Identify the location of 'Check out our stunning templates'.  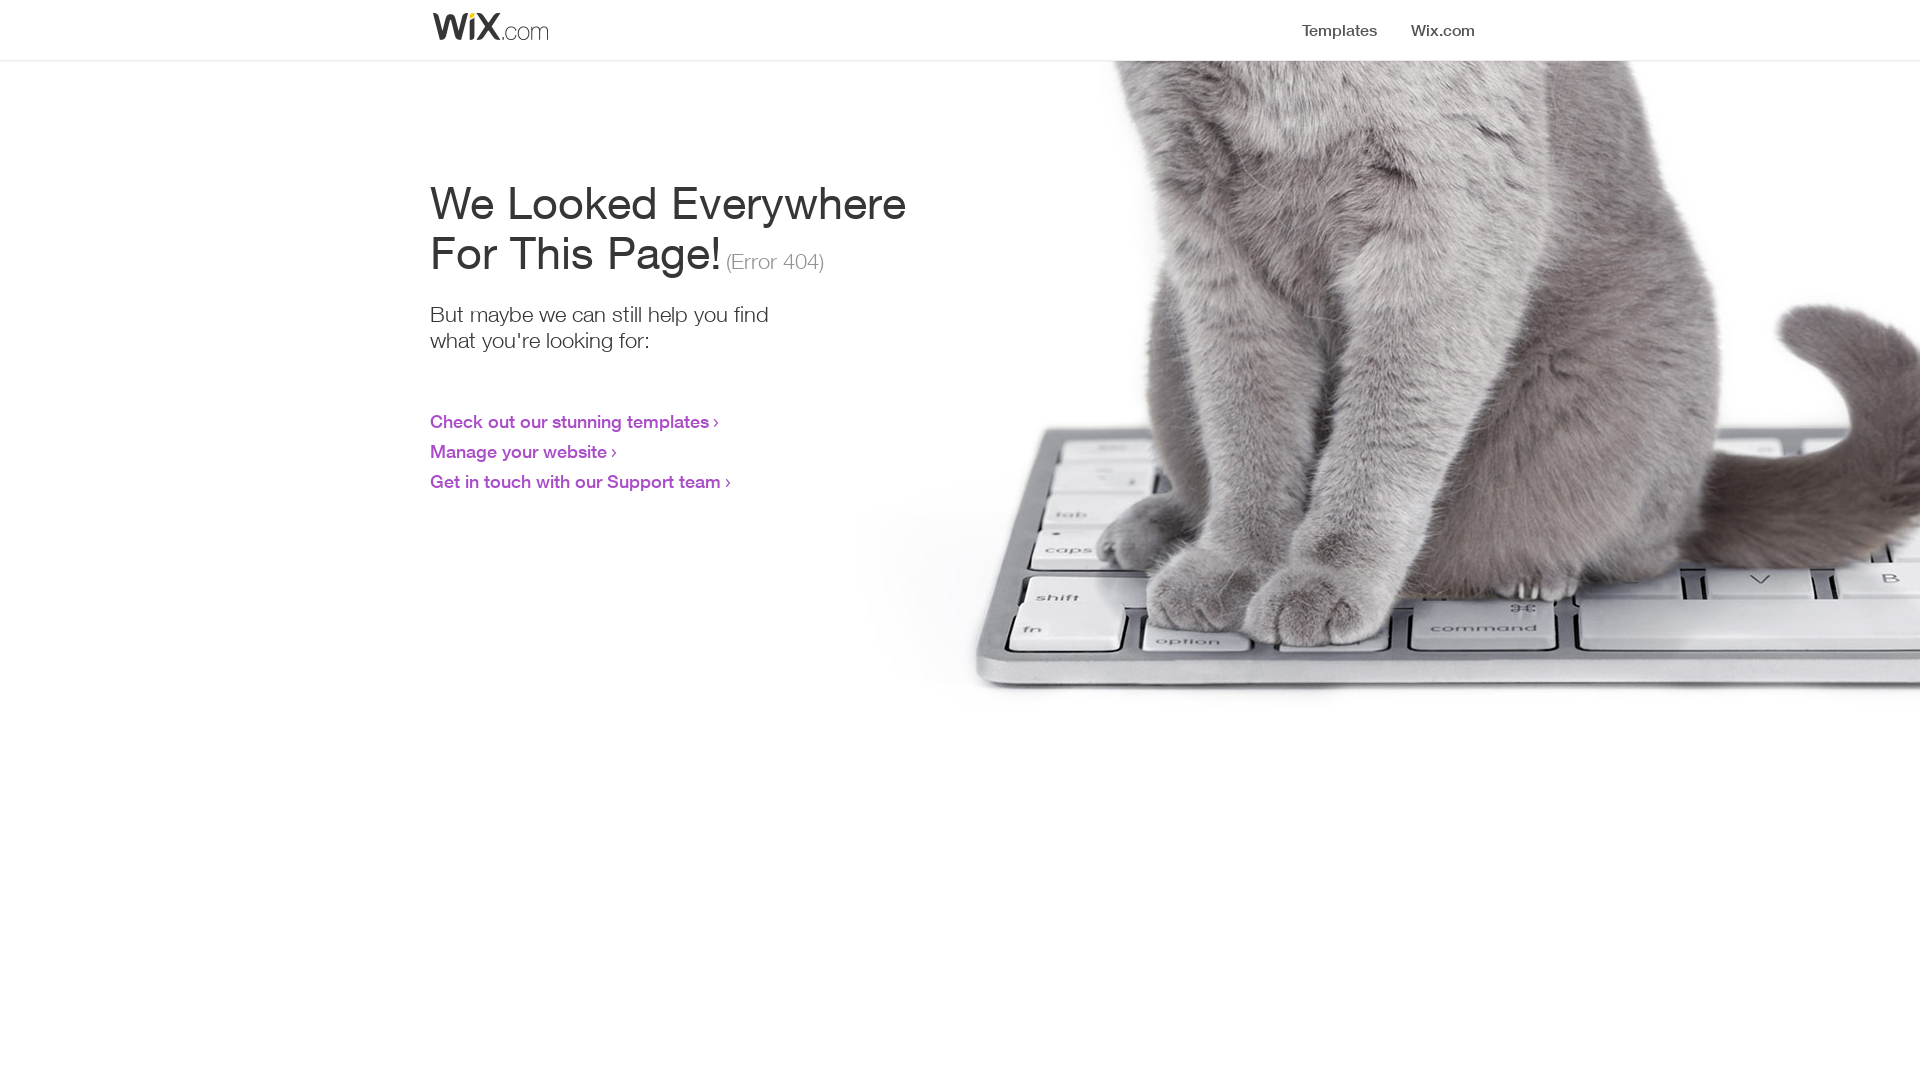
(568, 419).